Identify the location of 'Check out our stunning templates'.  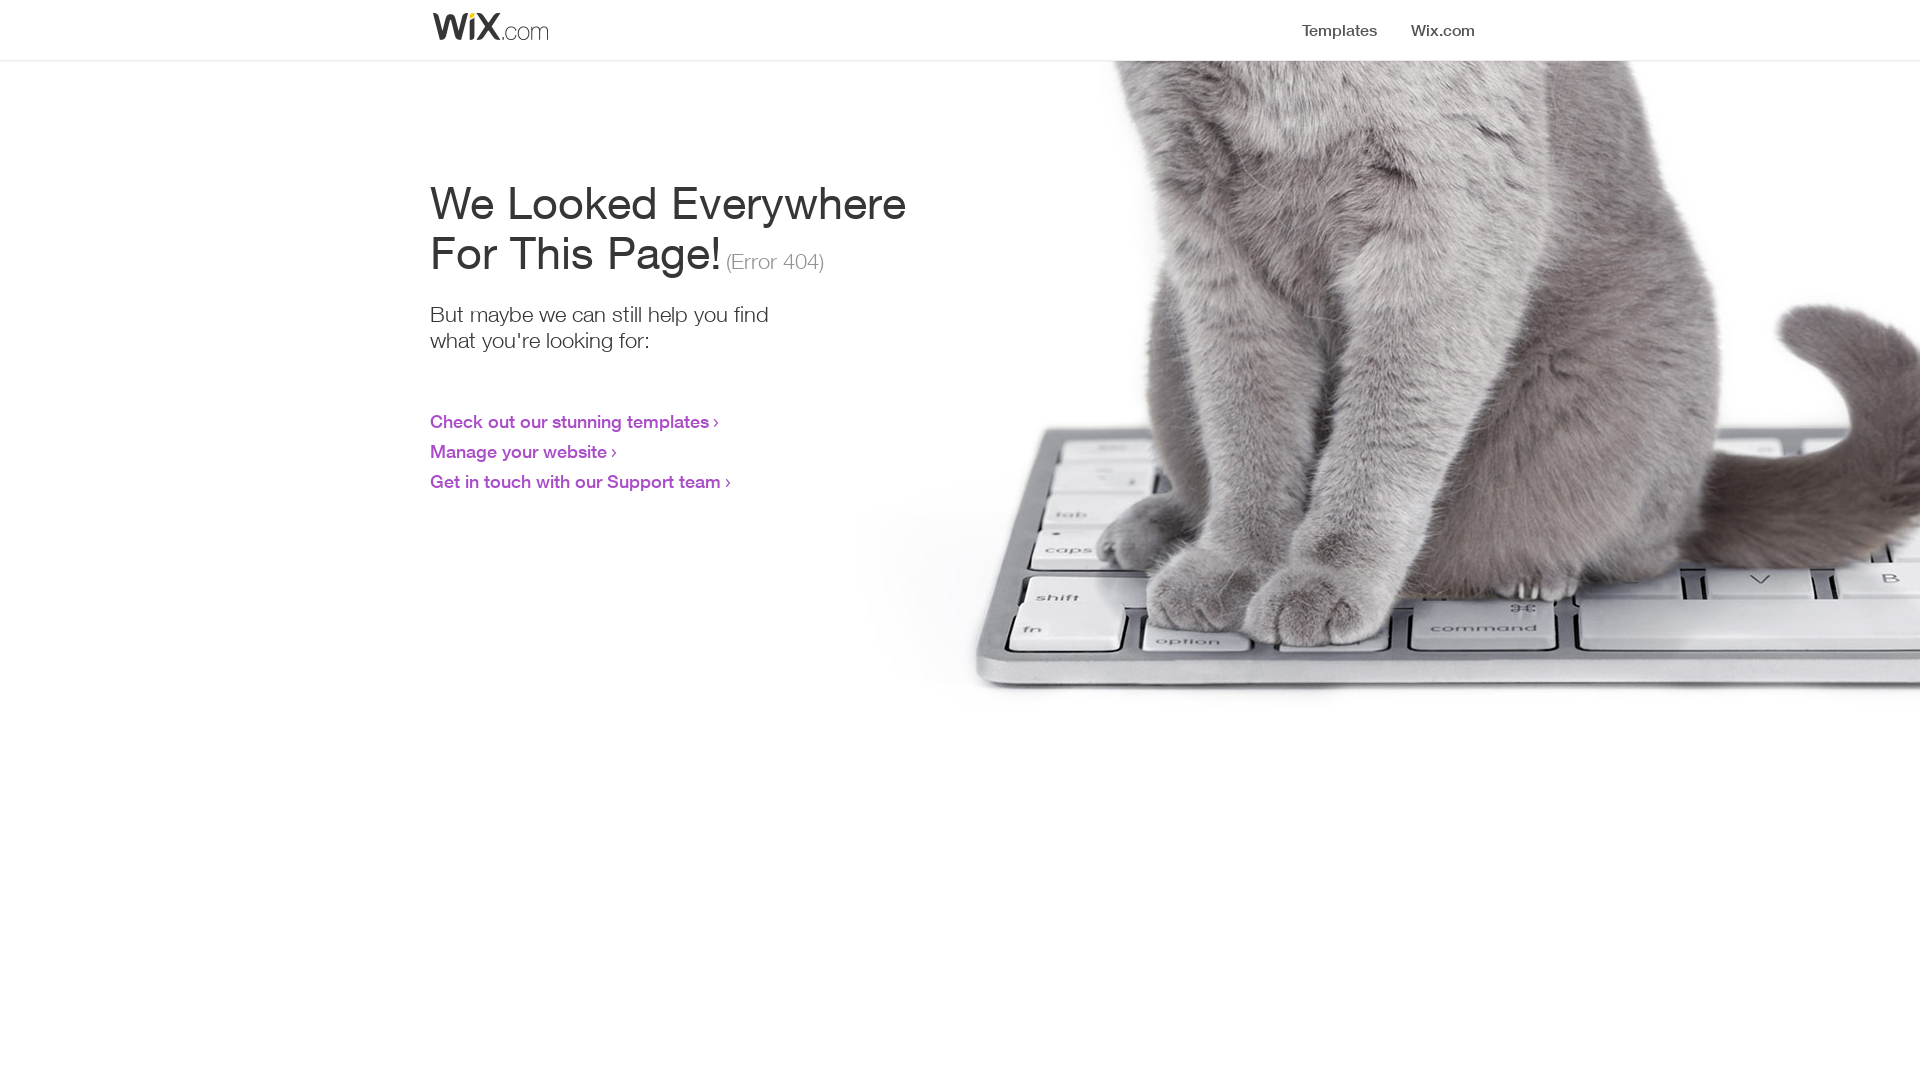
(568, 419).